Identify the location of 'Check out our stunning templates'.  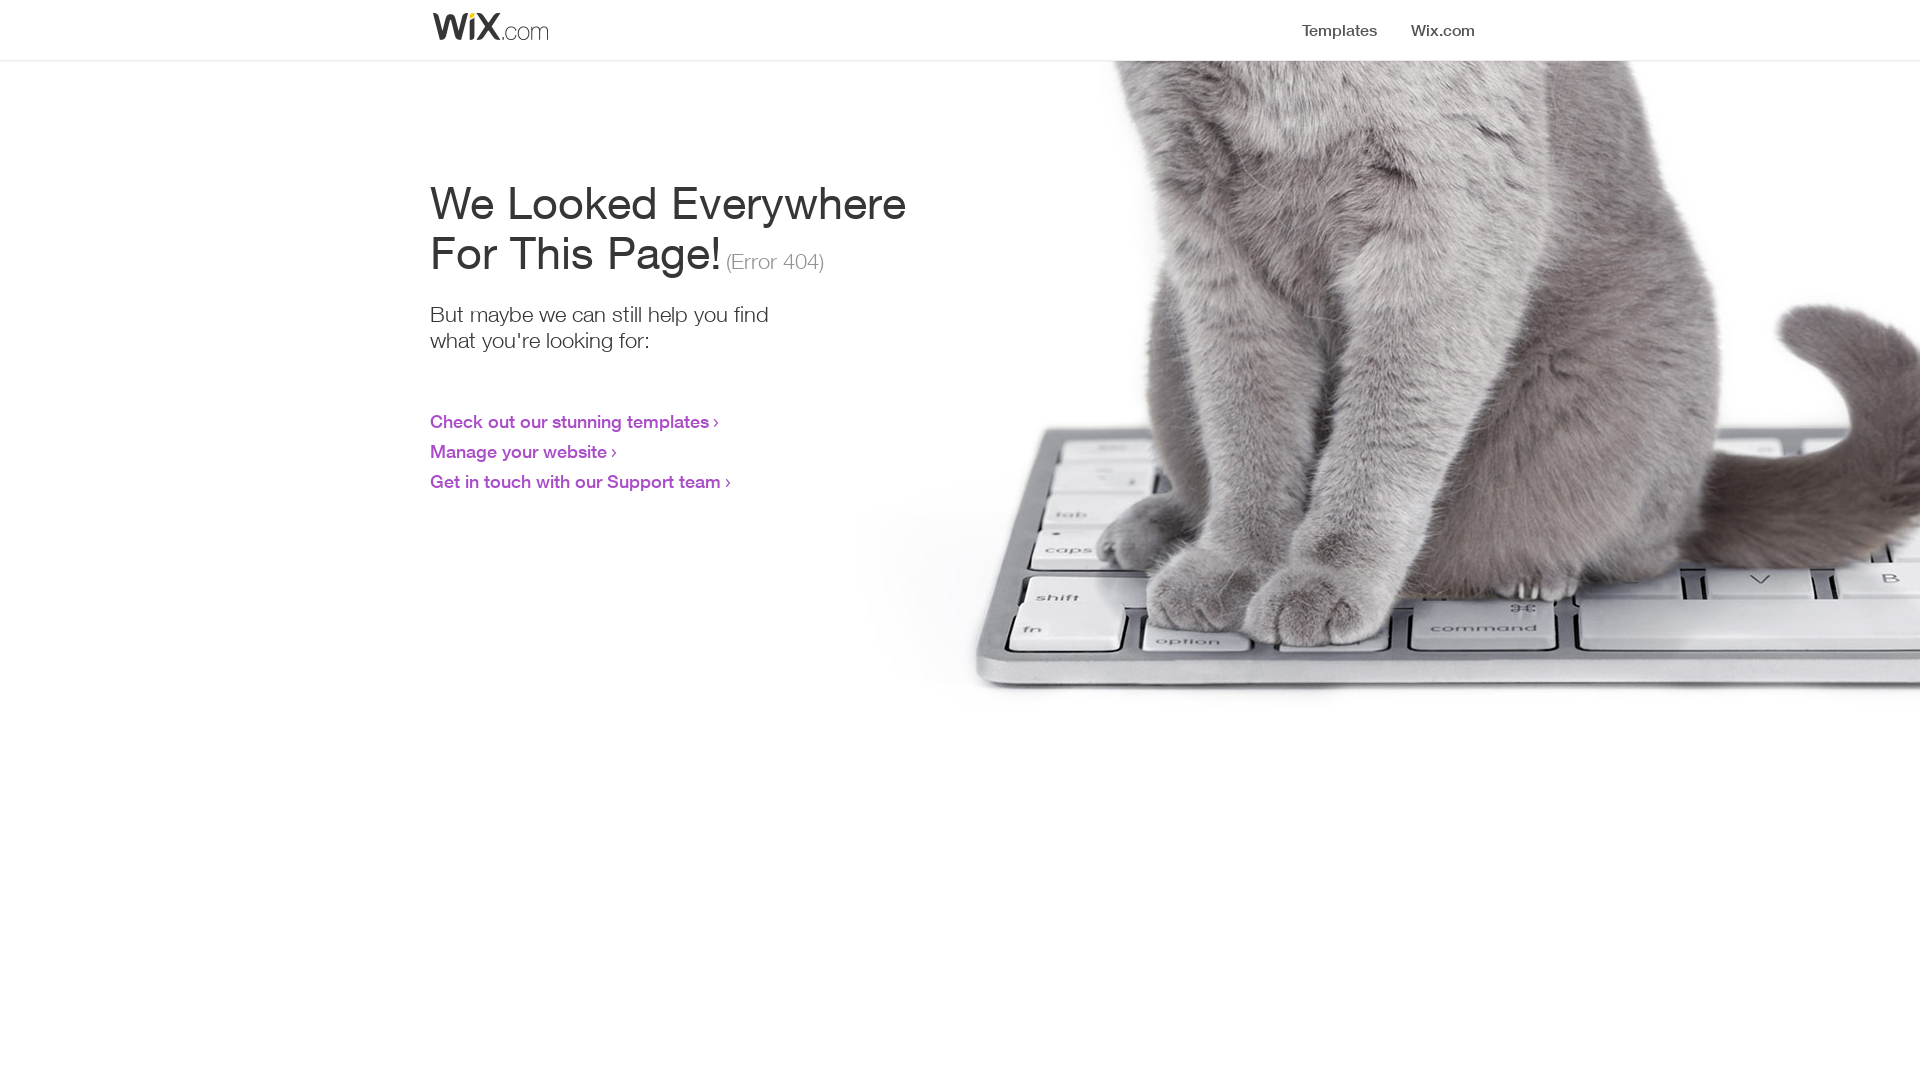
(568, 419).